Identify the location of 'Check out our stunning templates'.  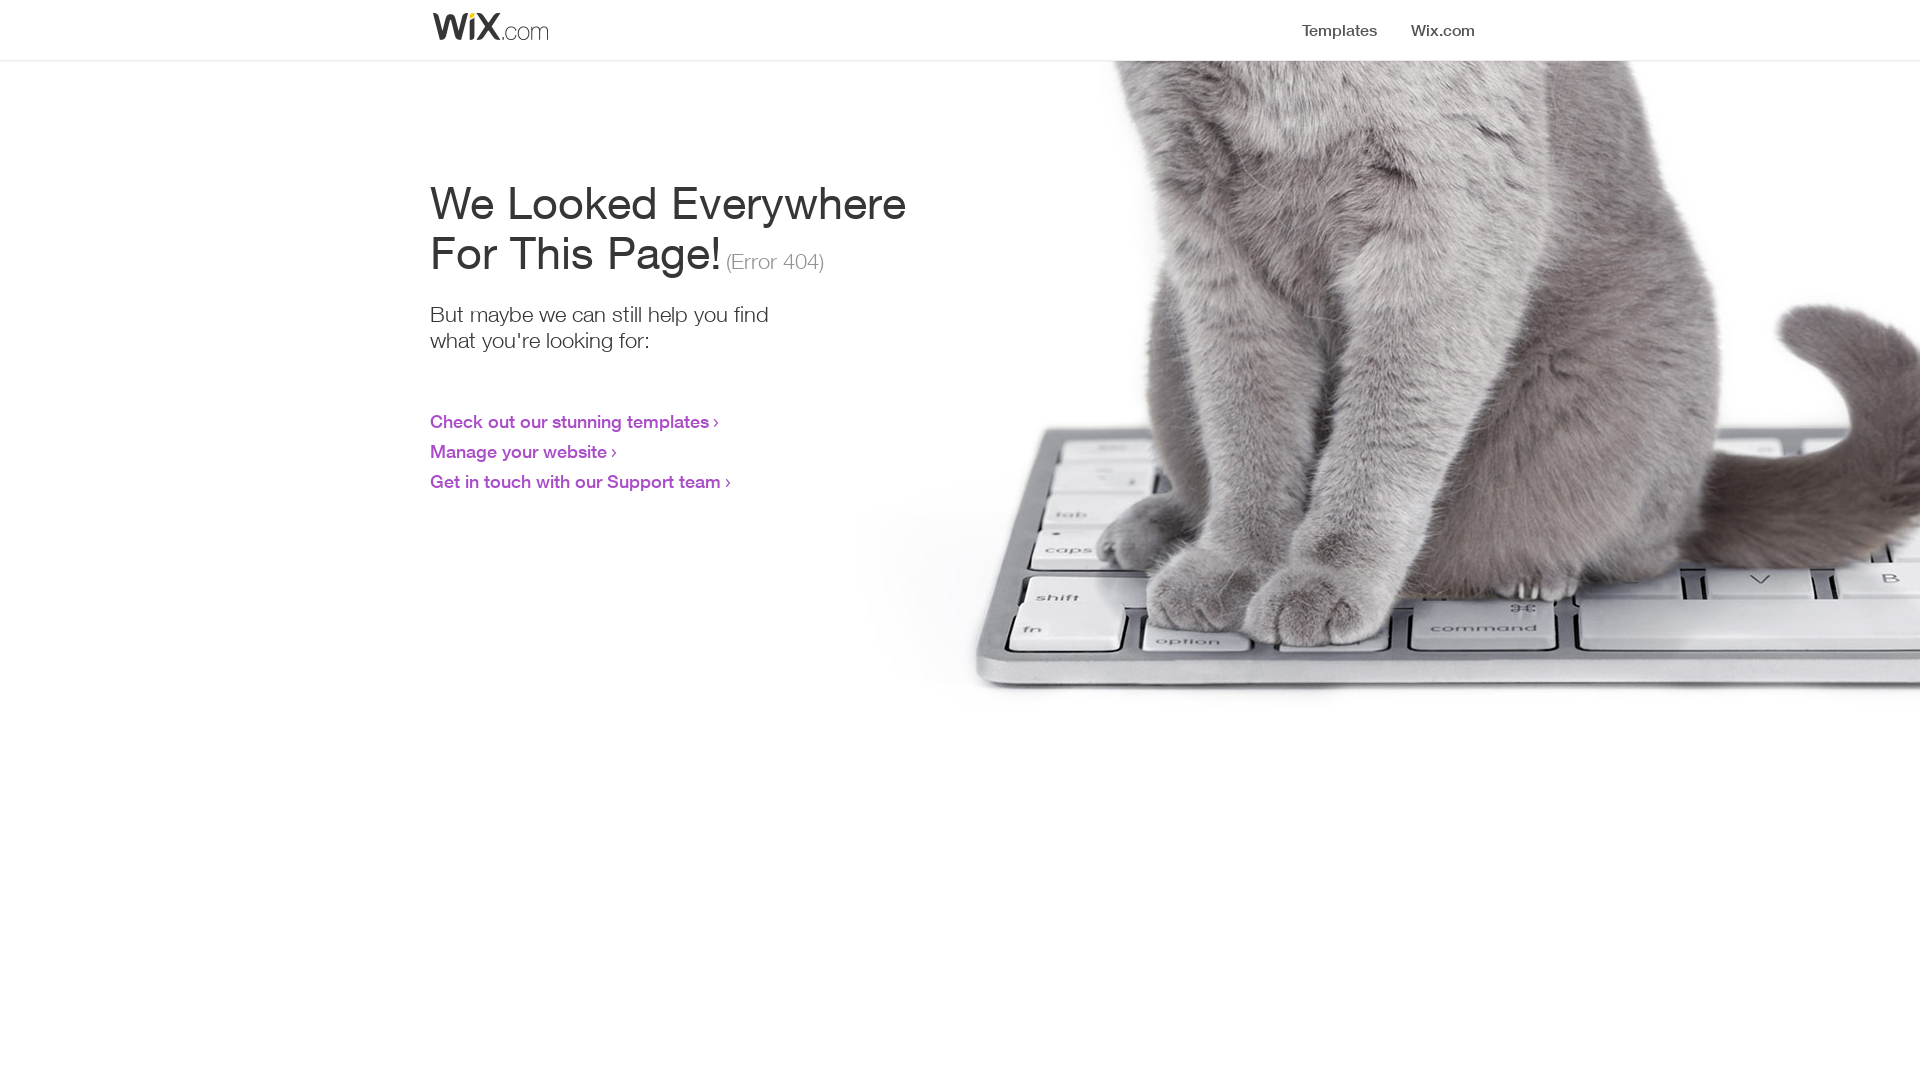
(568, 419).